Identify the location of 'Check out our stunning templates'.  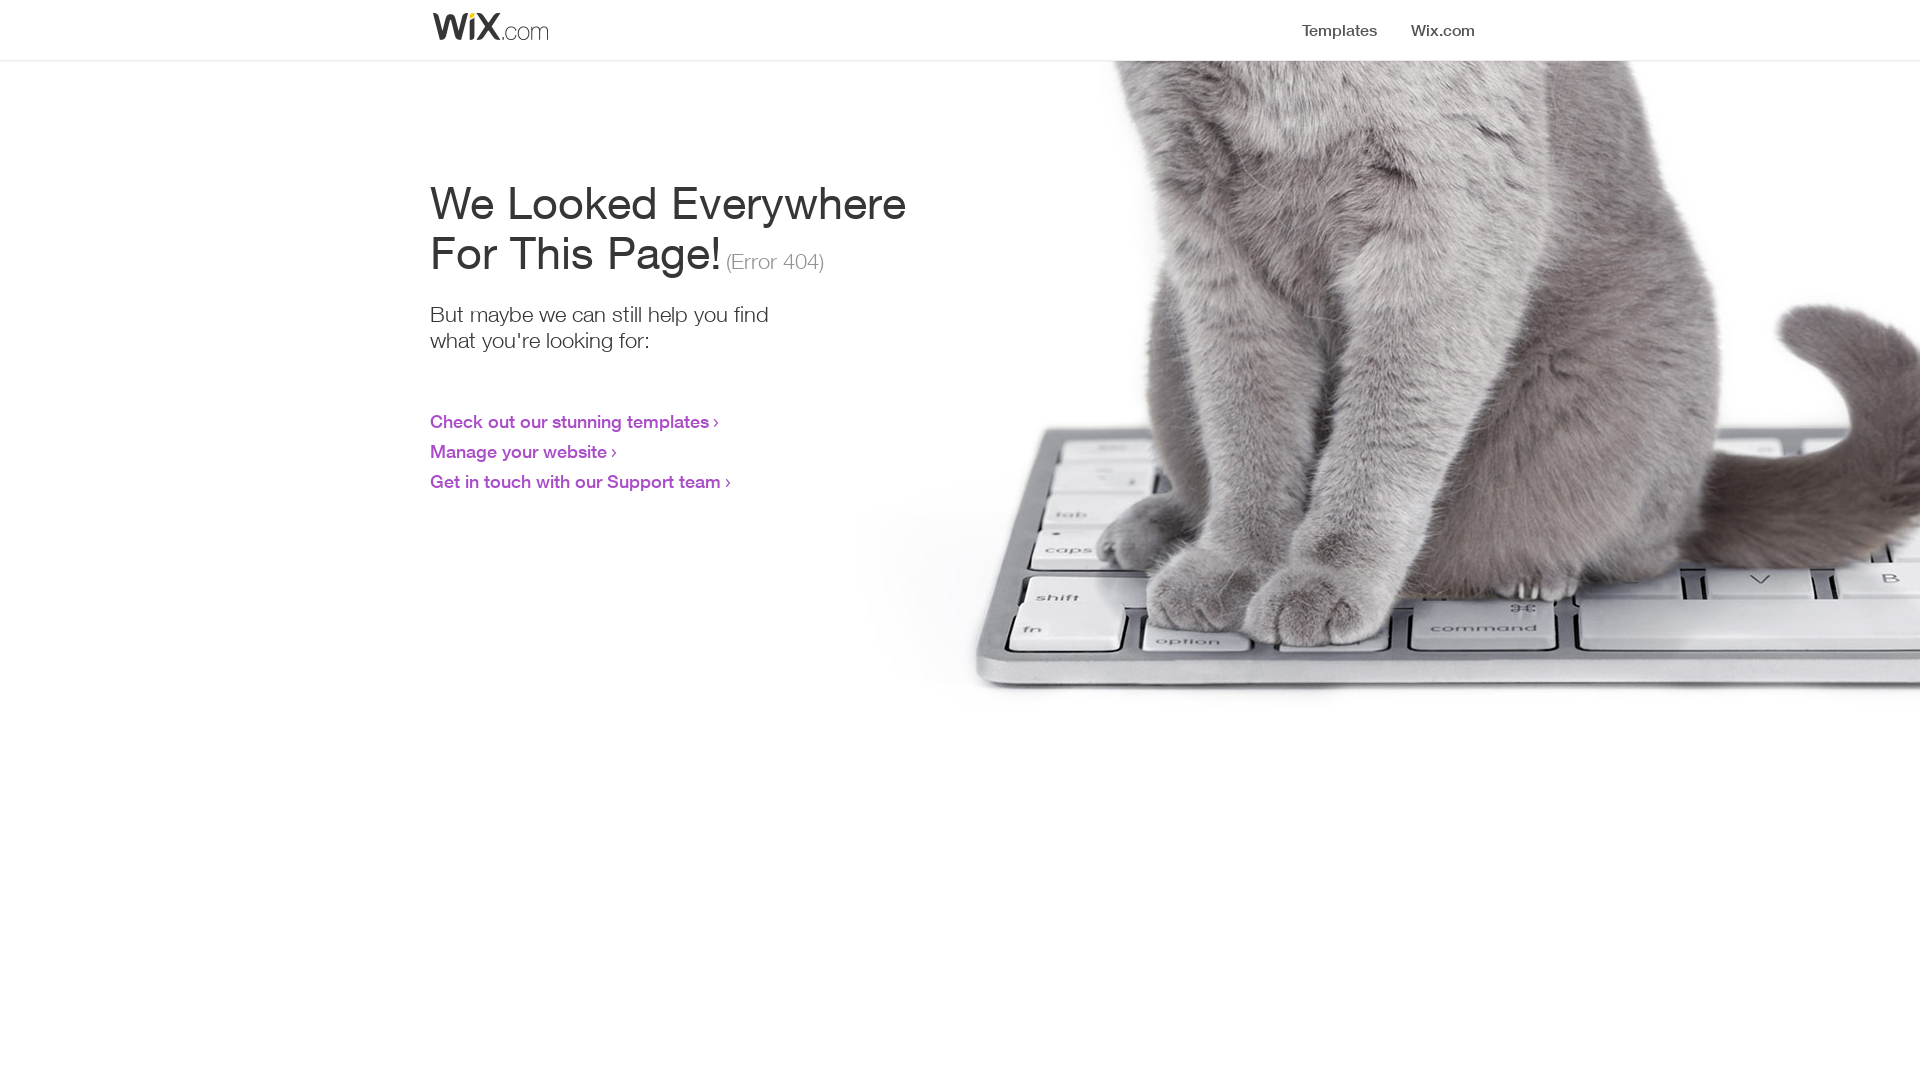
(568, 419).